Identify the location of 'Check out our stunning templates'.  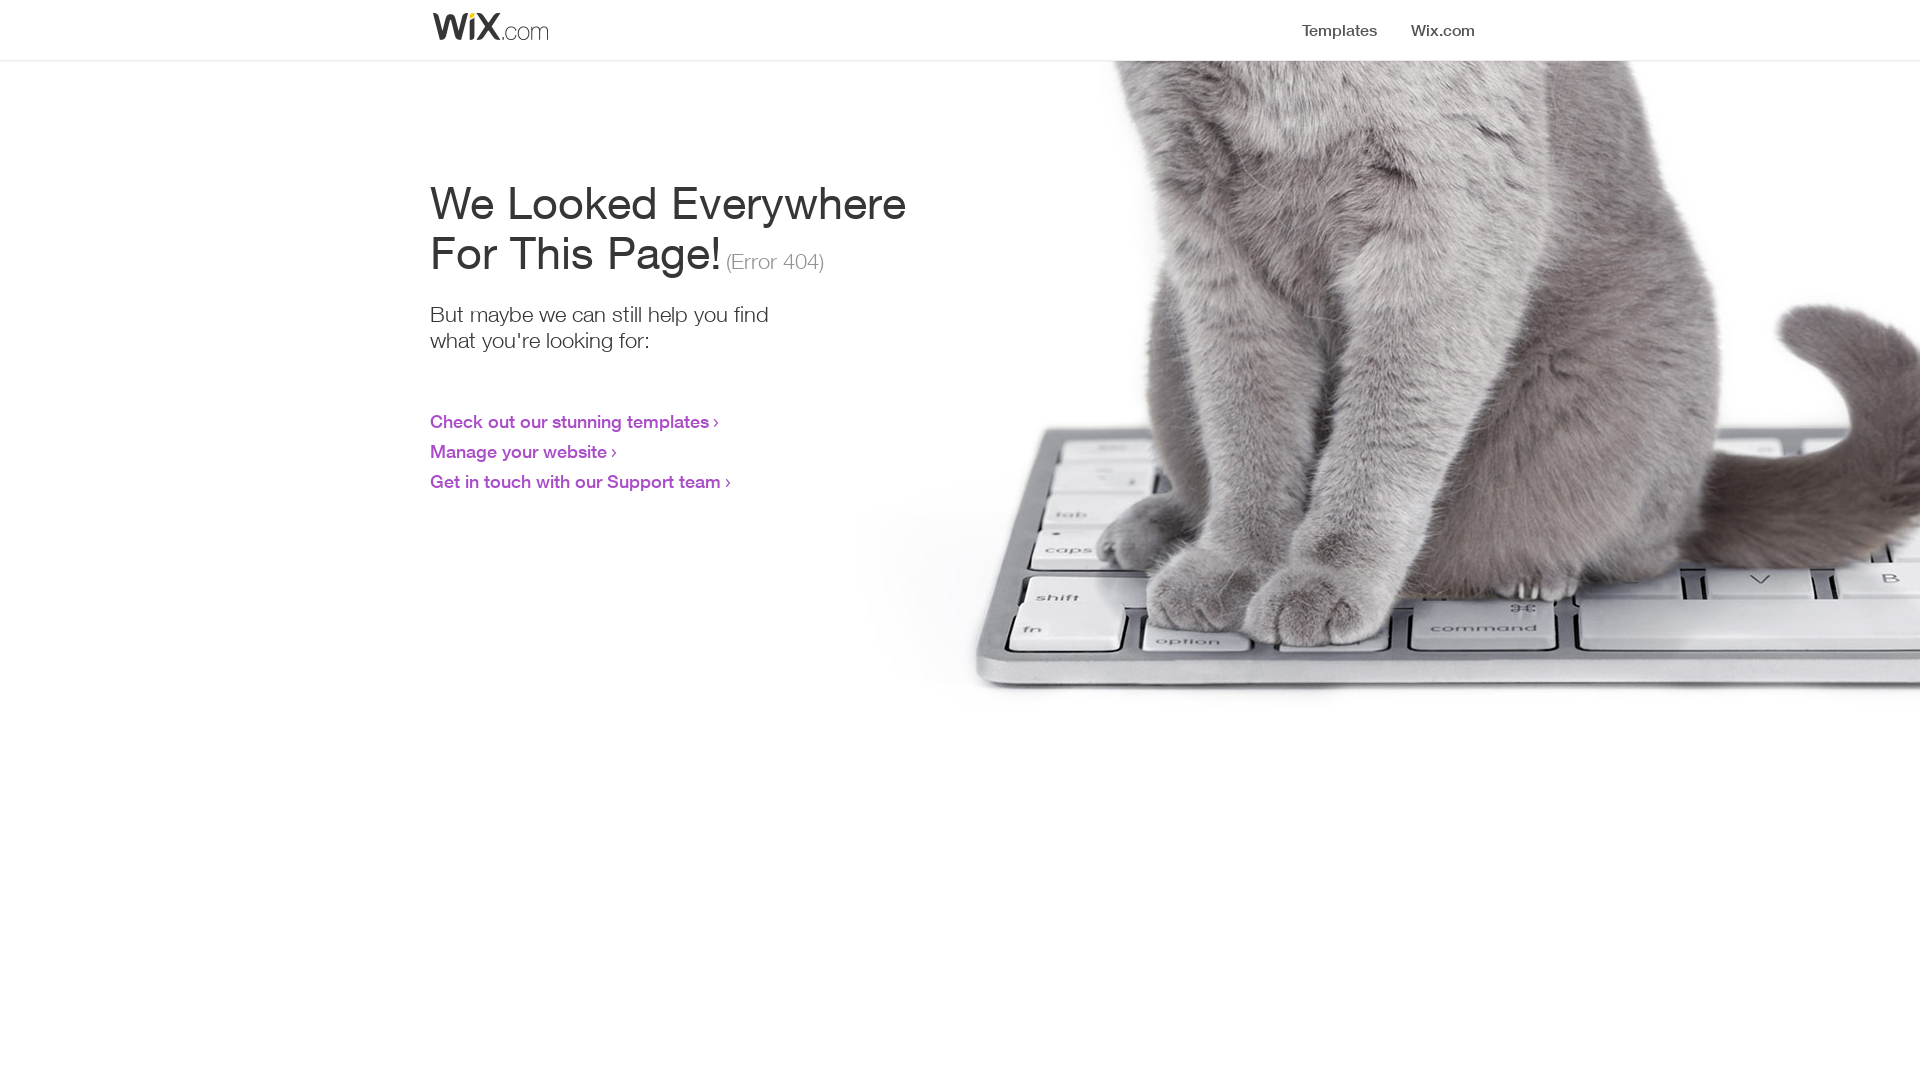
(568, 419).